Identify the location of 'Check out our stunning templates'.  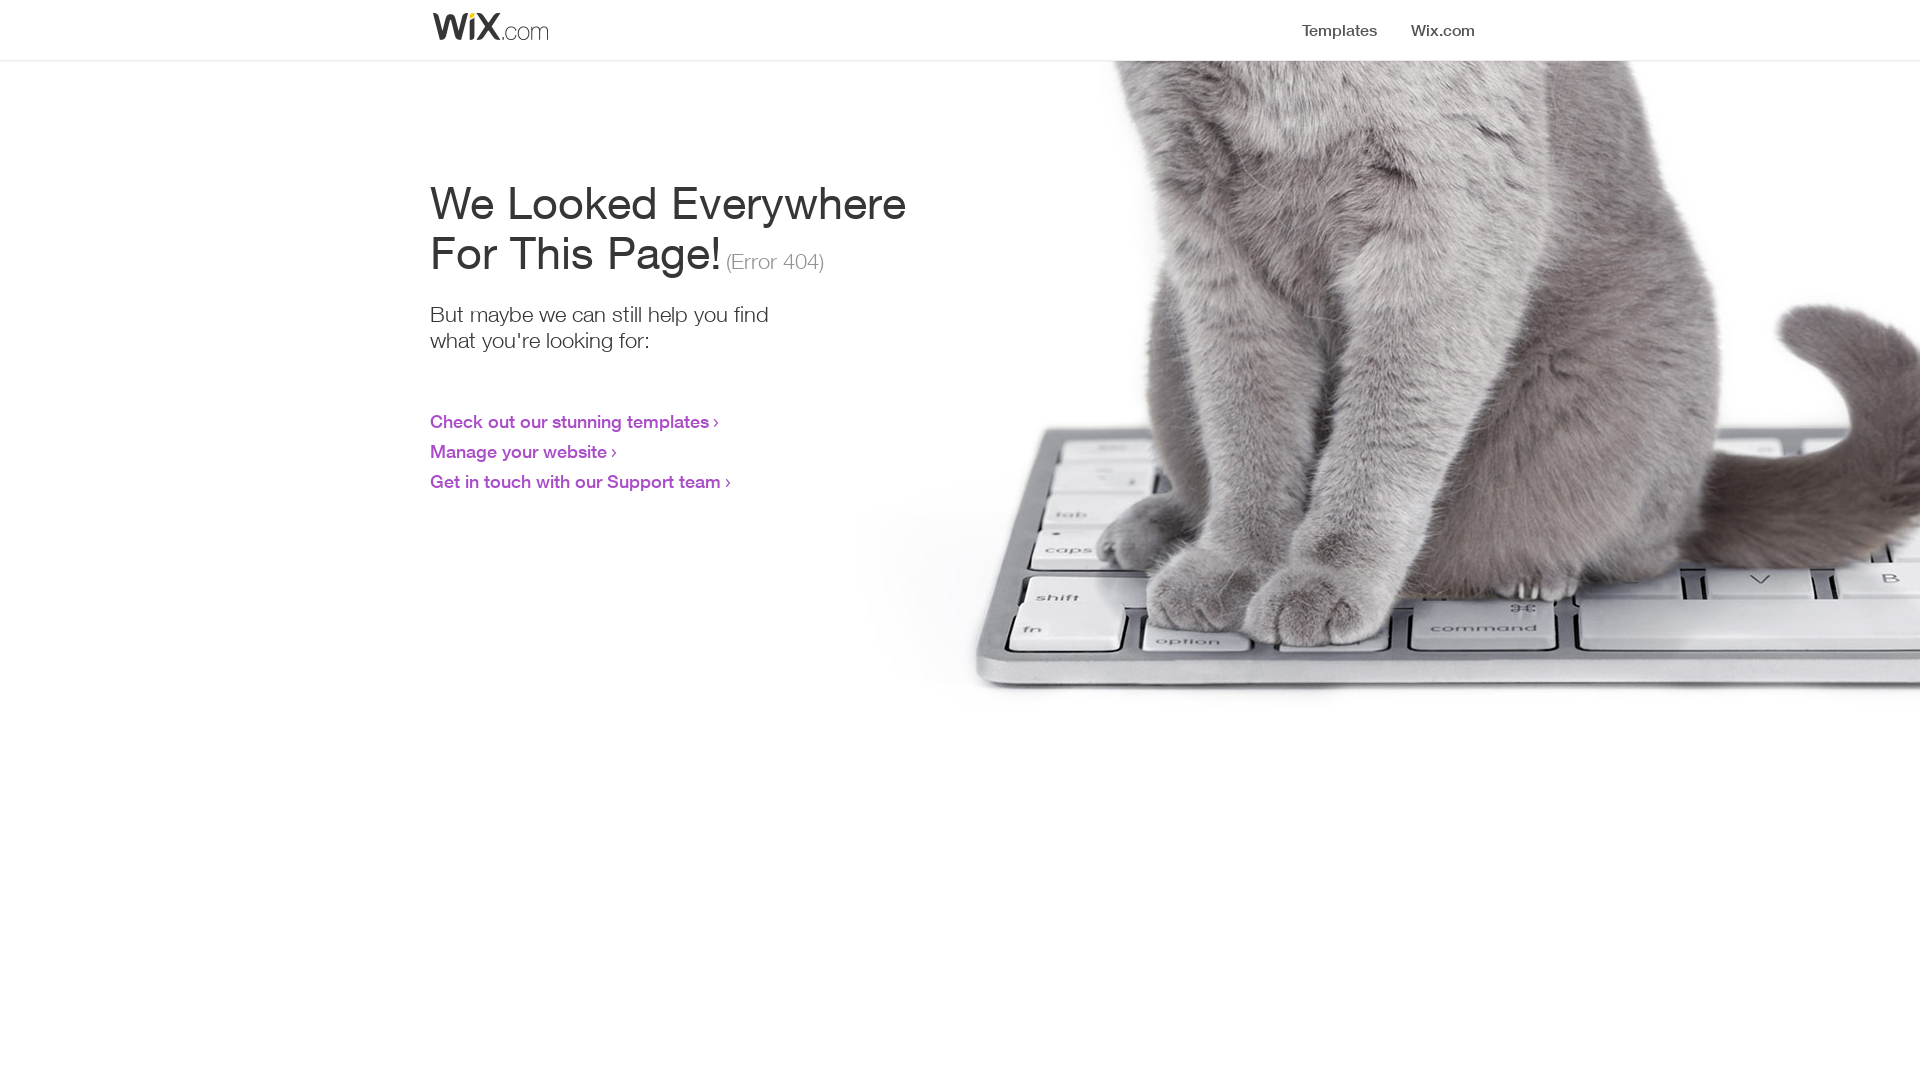
(568, 419).